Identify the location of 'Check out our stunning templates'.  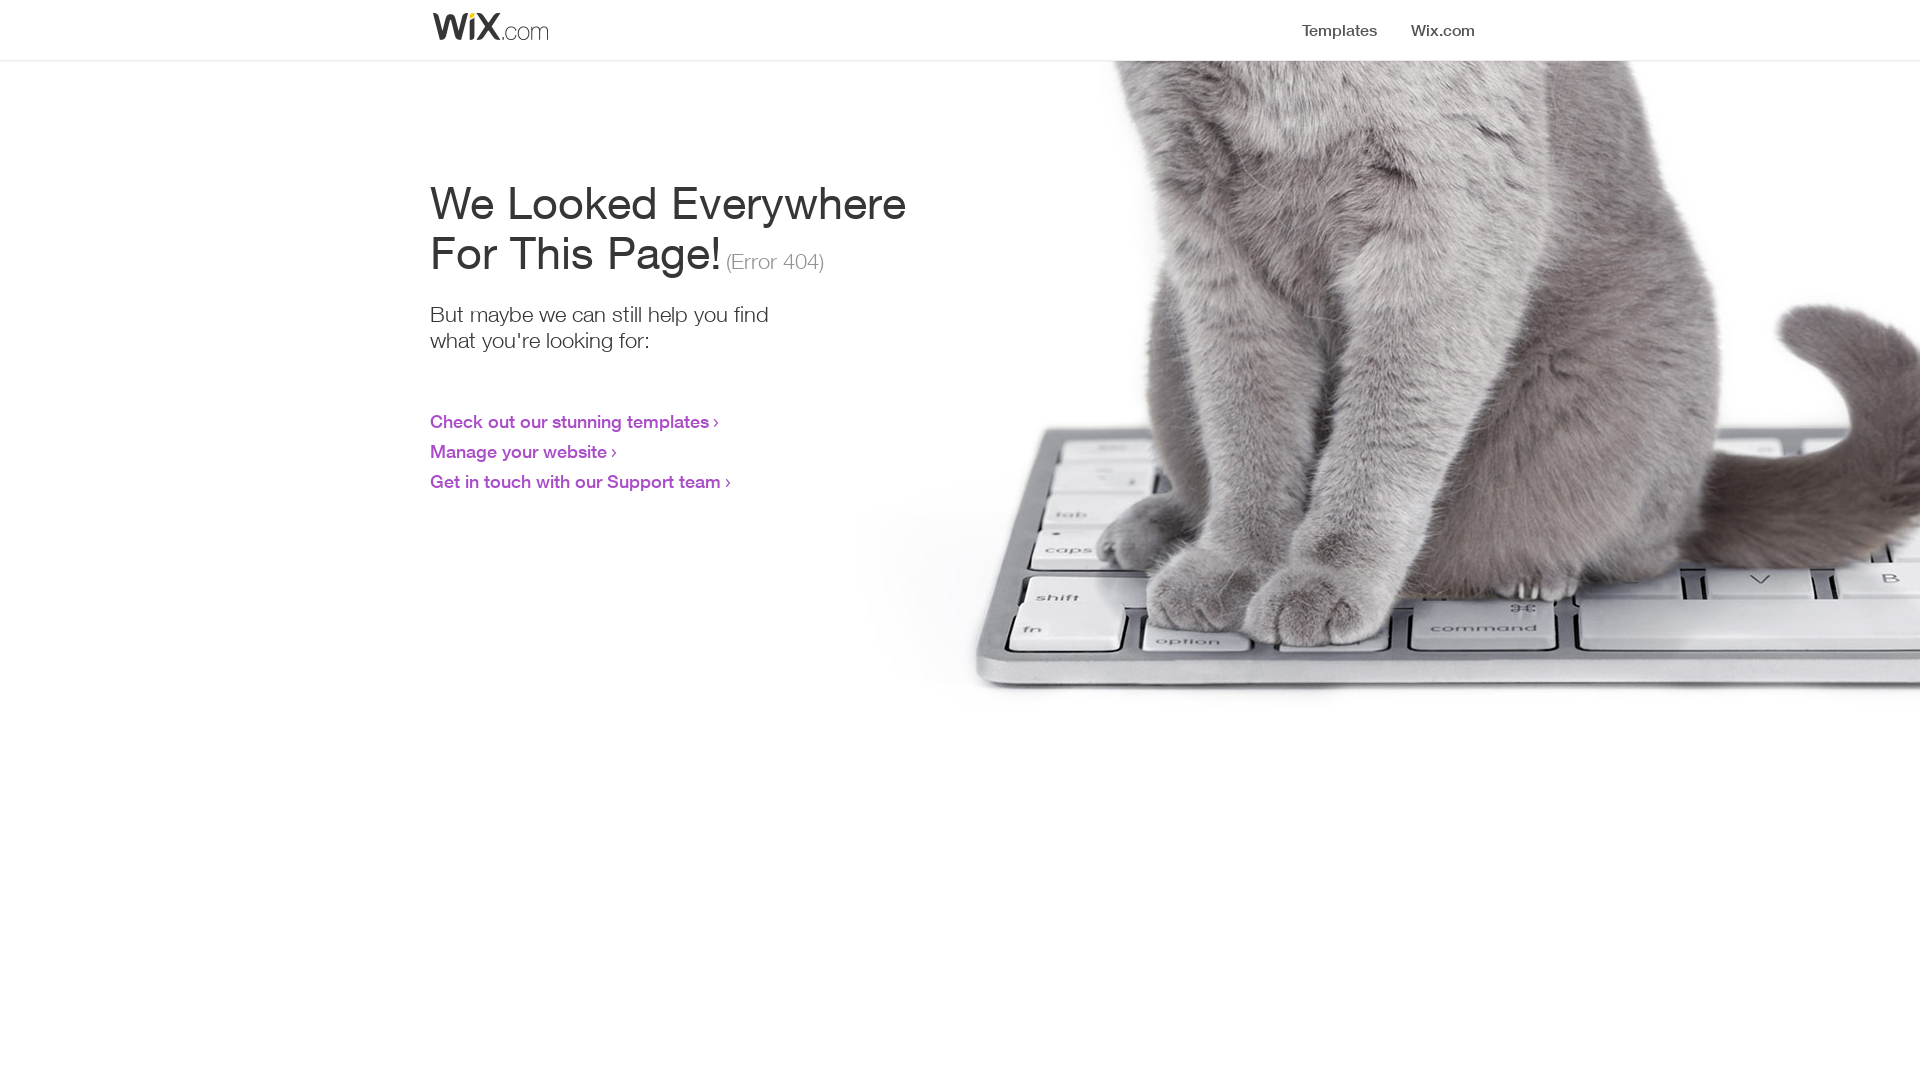
(568, 419).